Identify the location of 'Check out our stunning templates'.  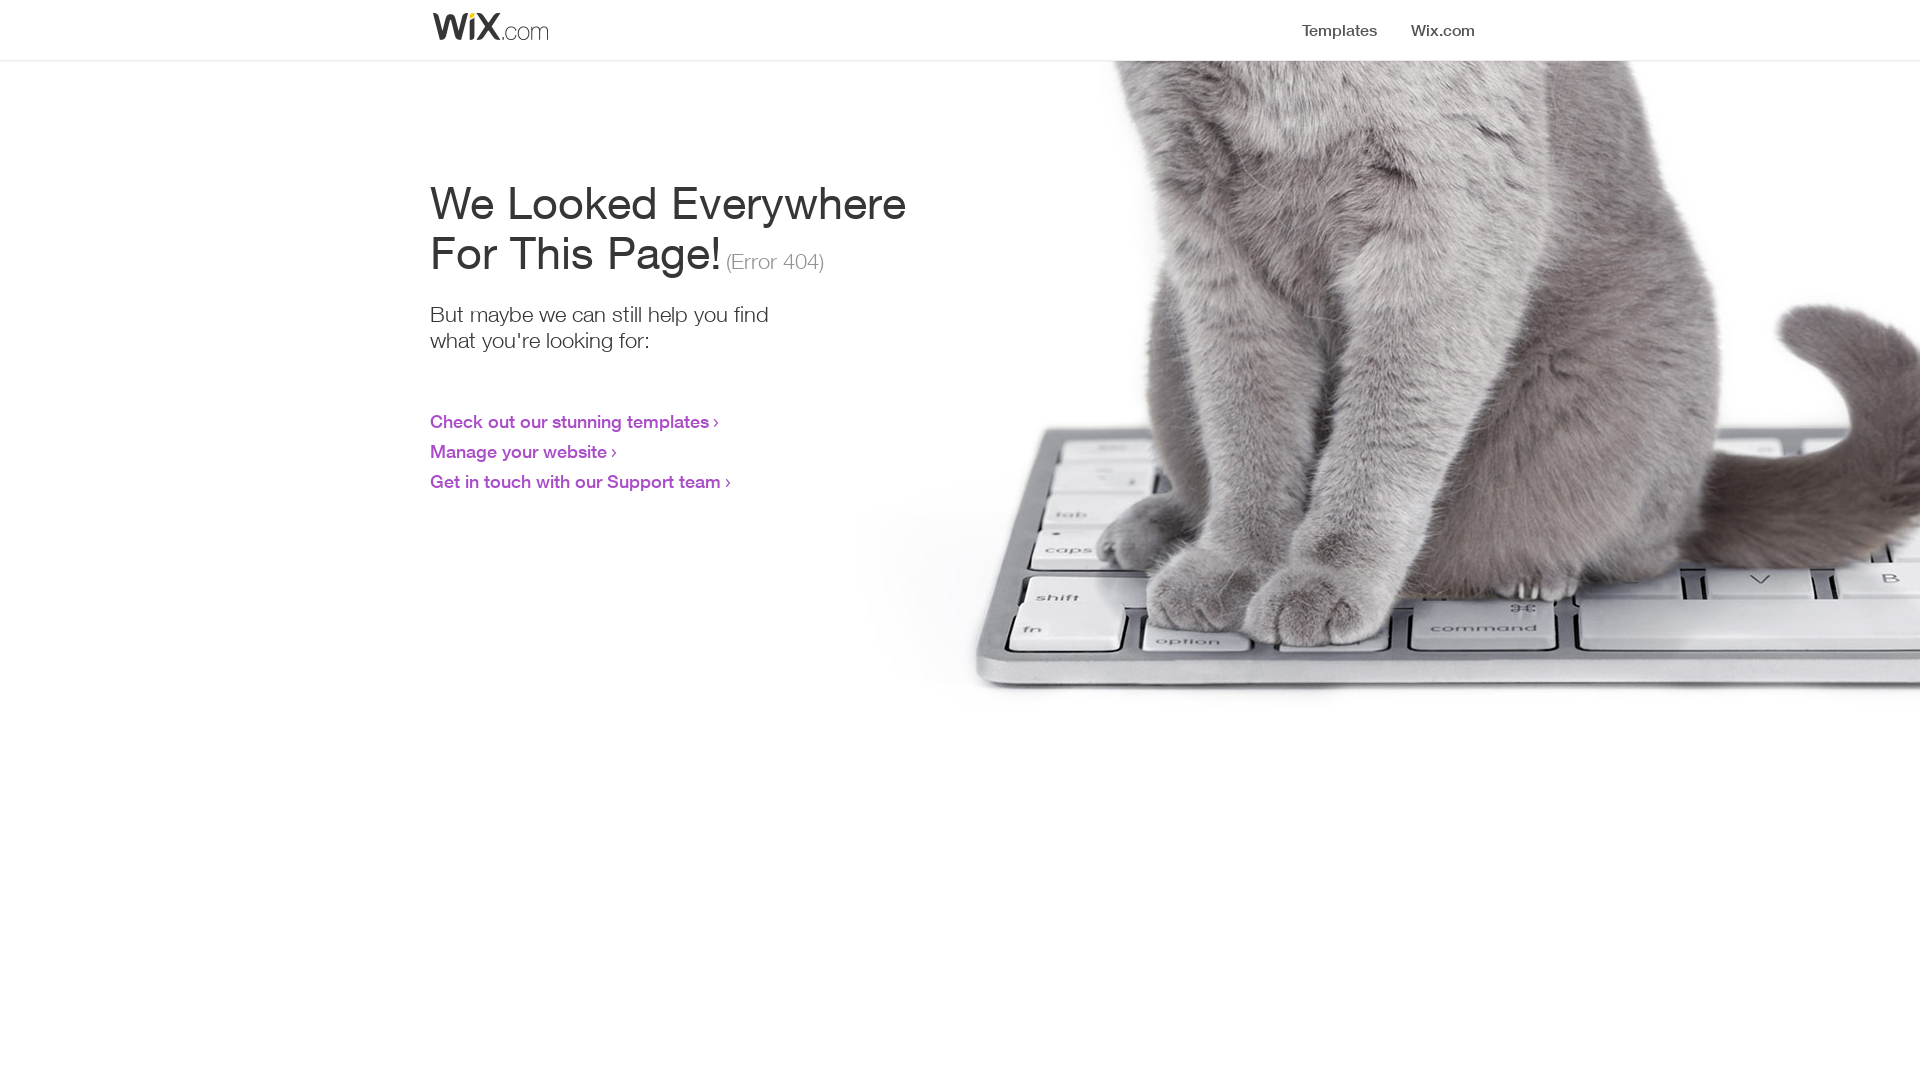
(568, 419).